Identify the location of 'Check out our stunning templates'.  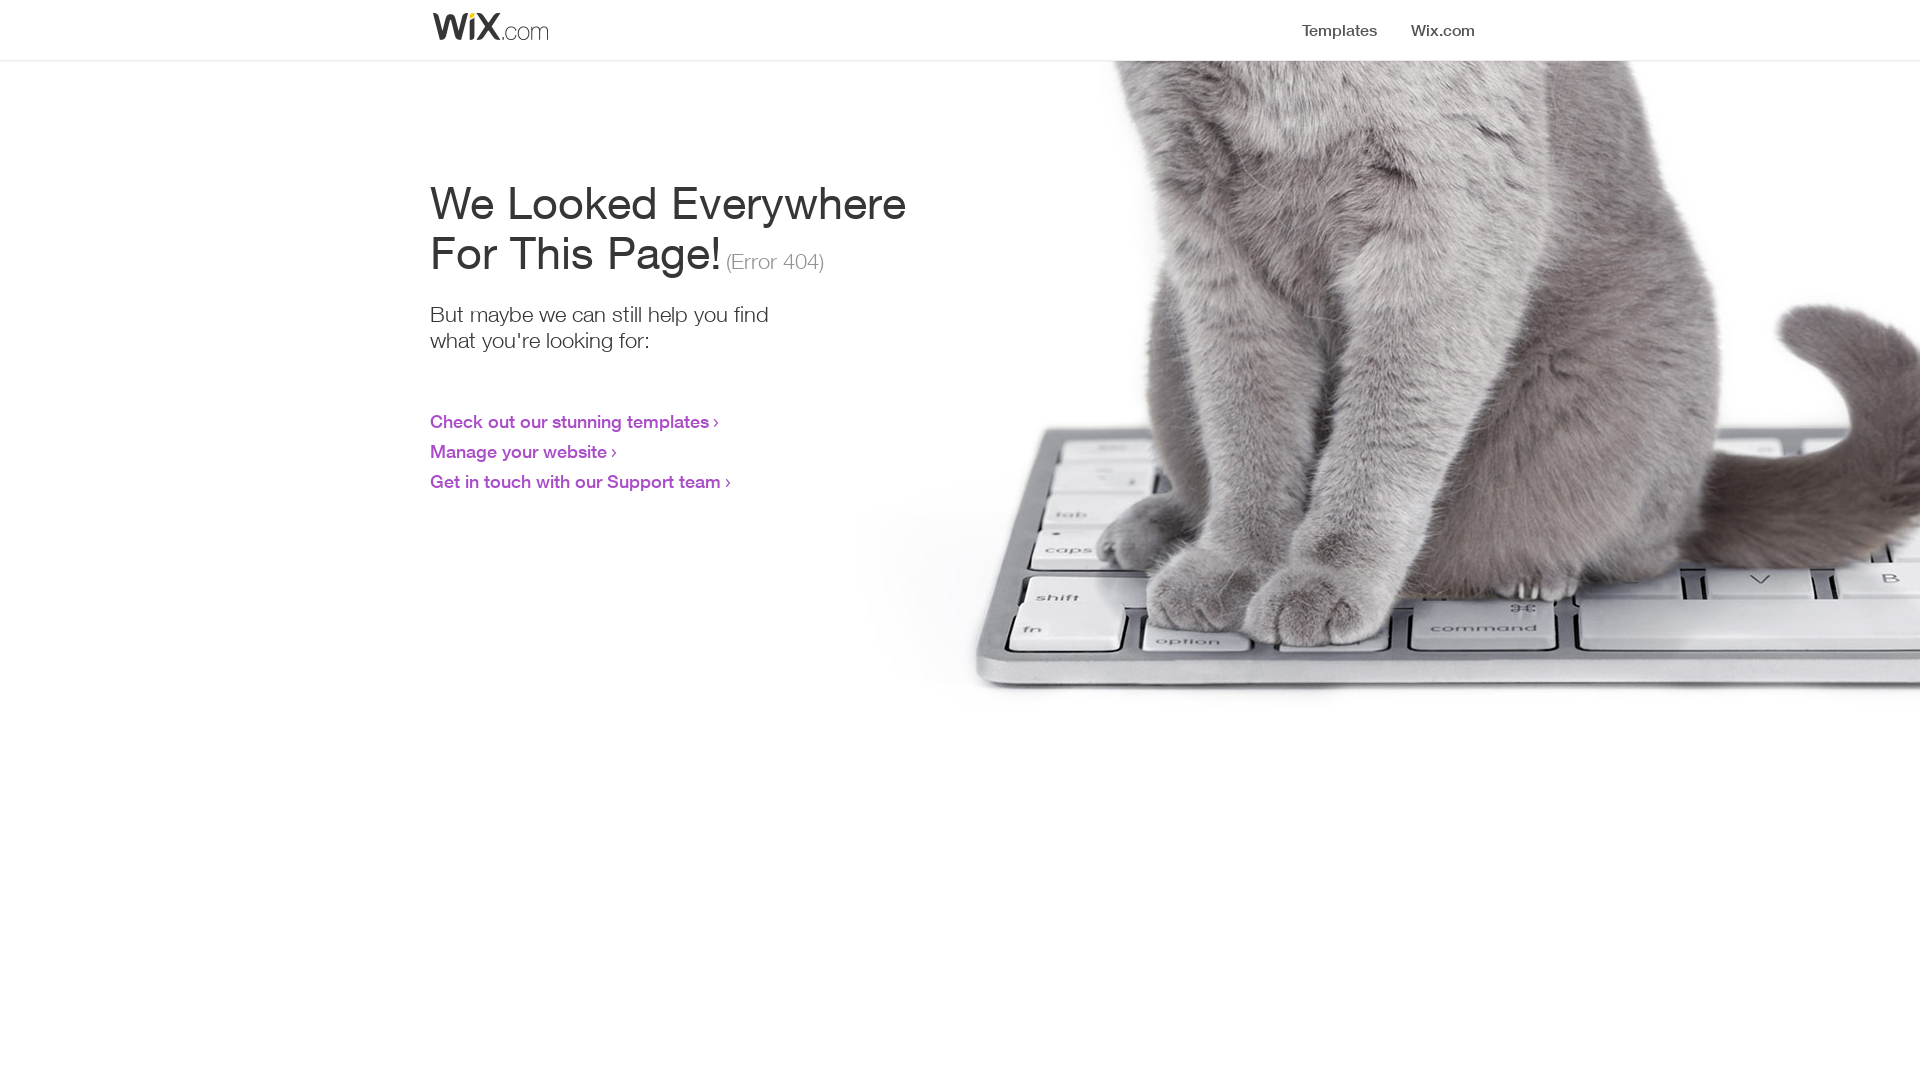
(568, 419).